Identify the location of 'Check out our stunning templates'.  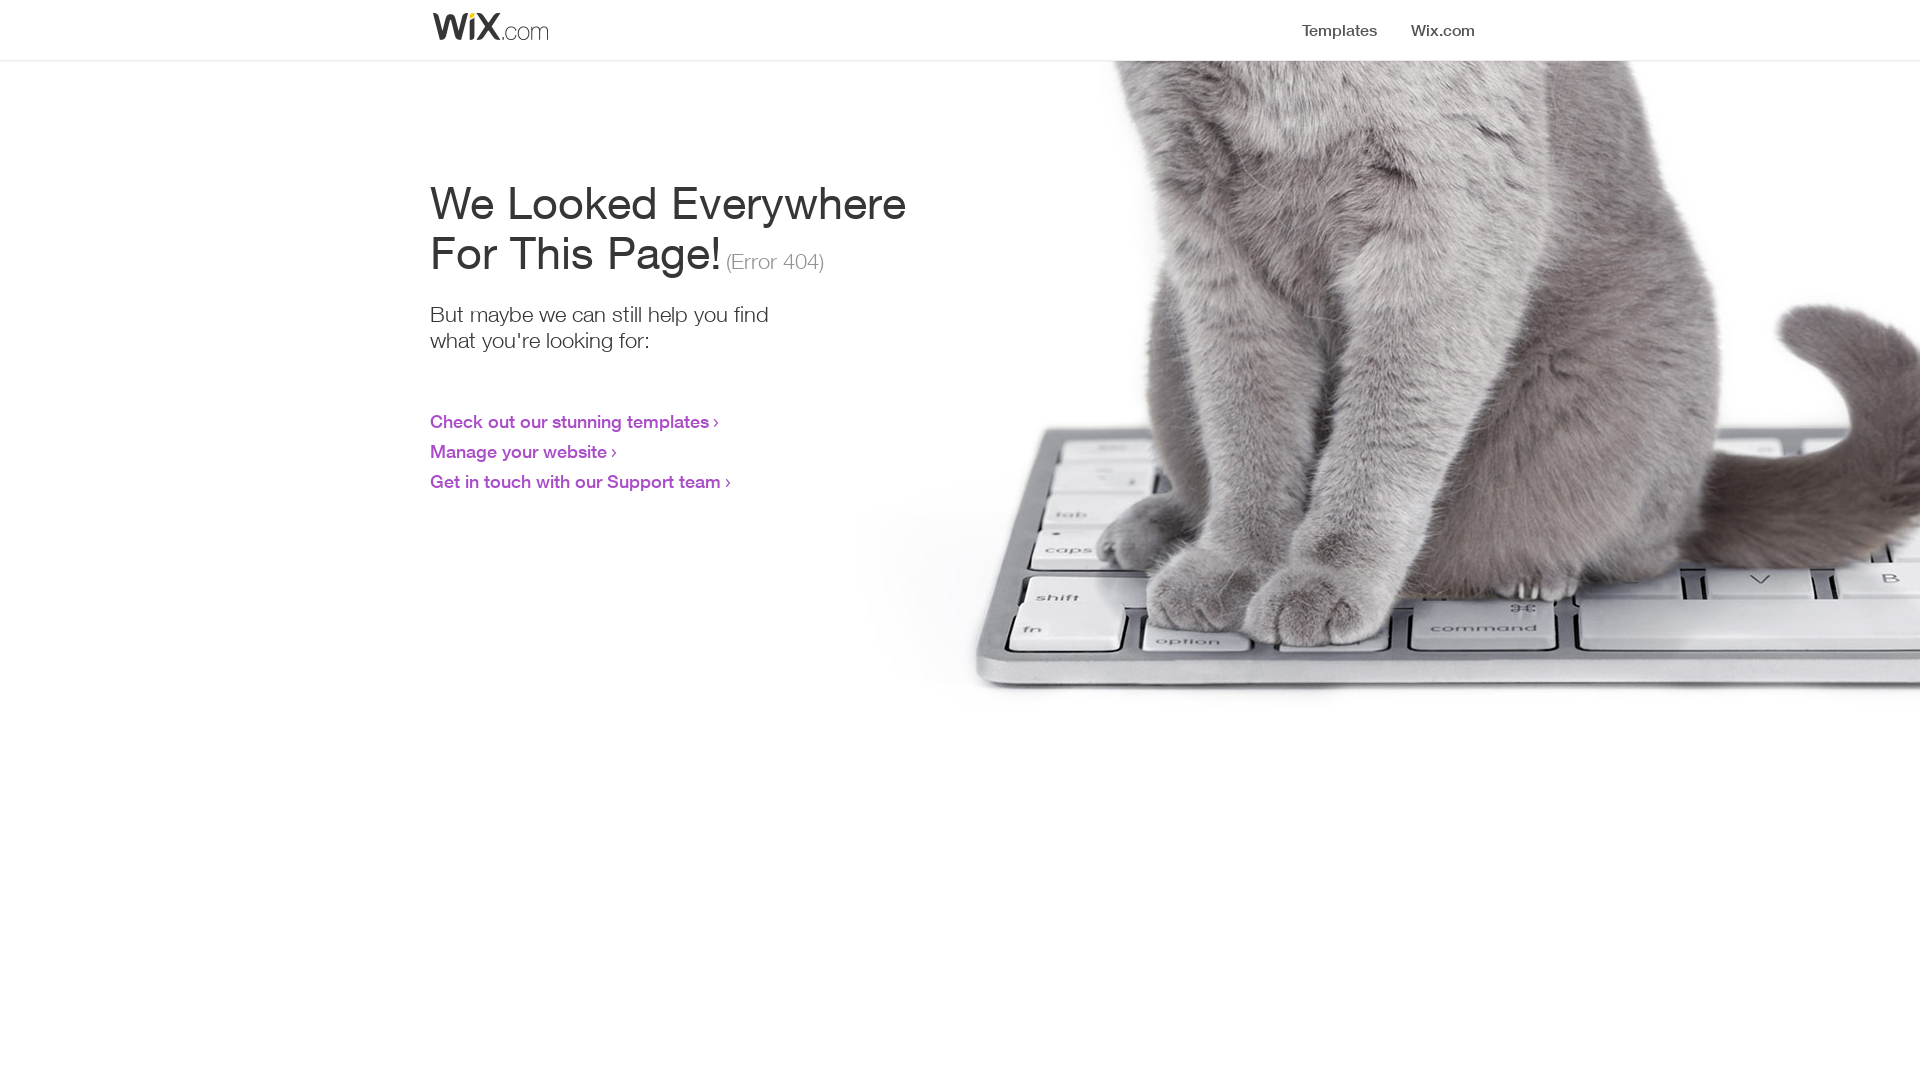
(568, 419).